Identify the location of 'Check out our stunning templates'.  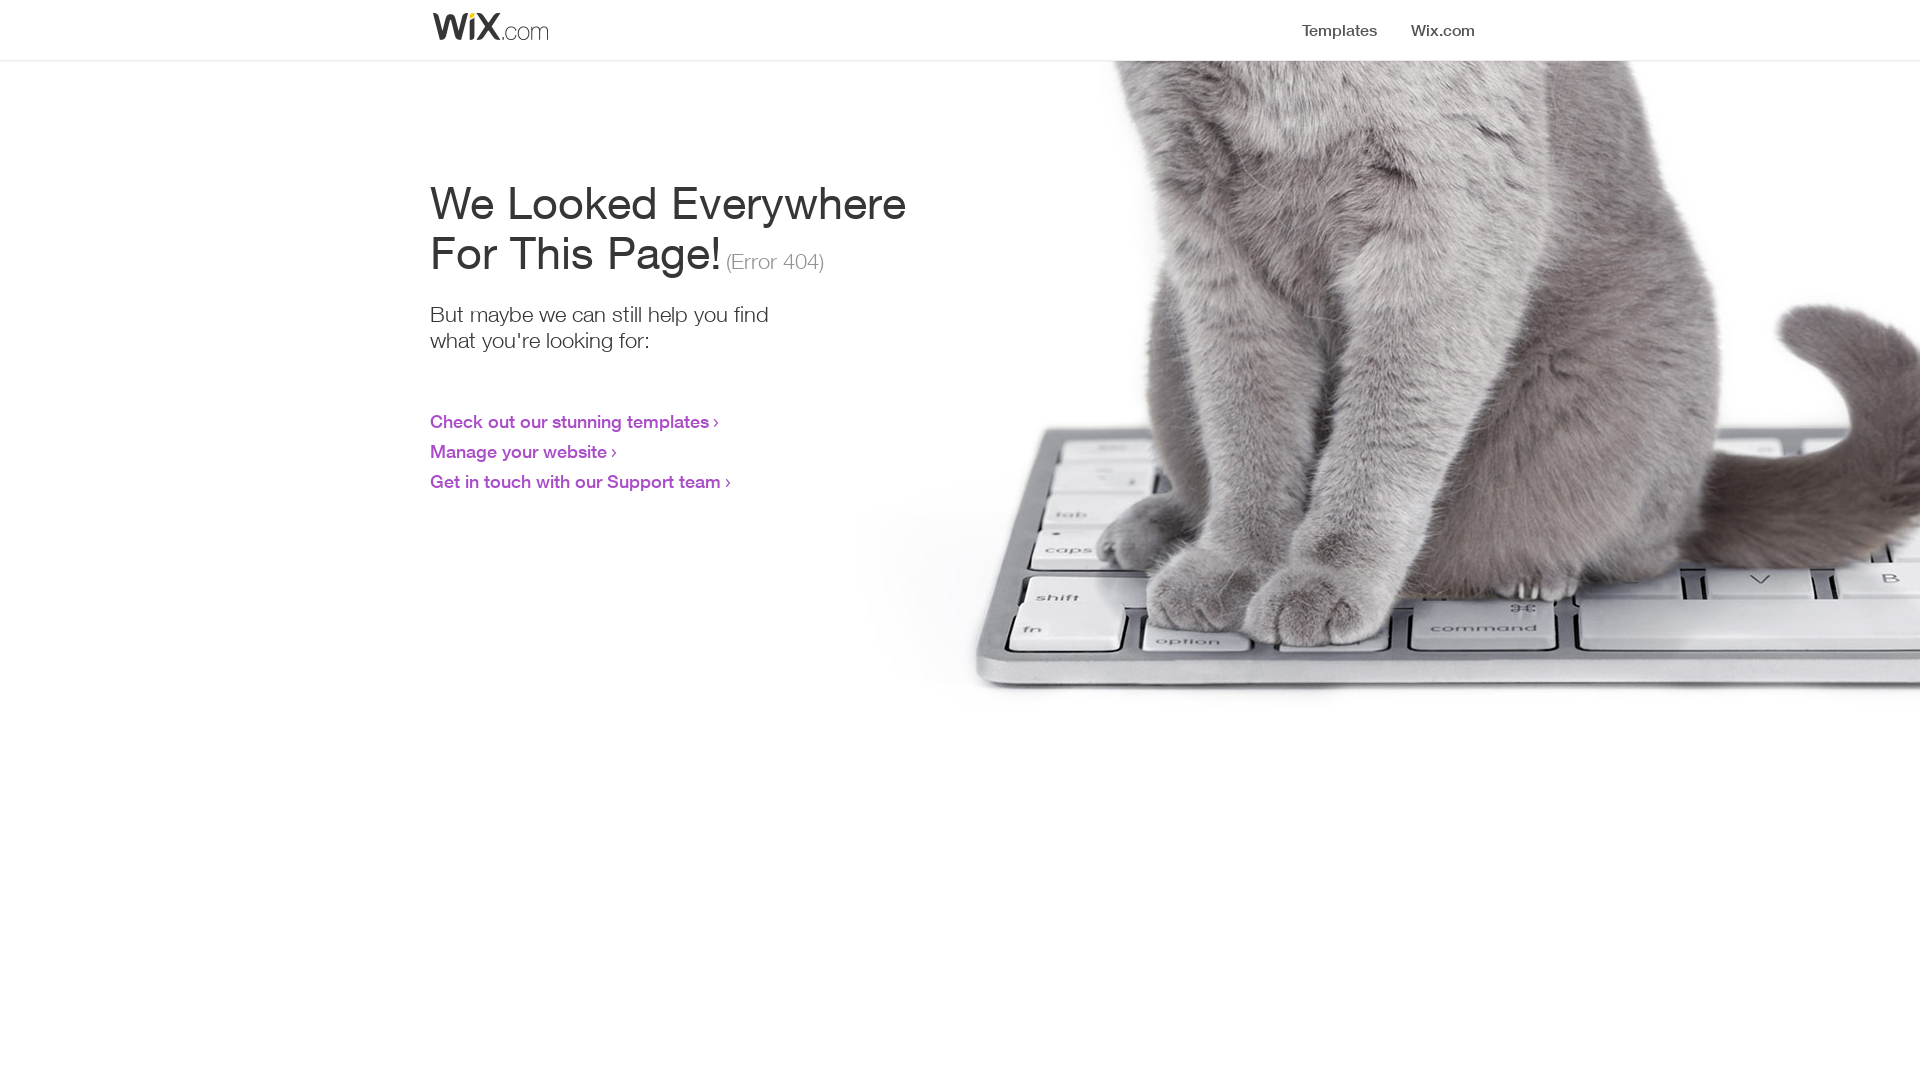
(568, 419).